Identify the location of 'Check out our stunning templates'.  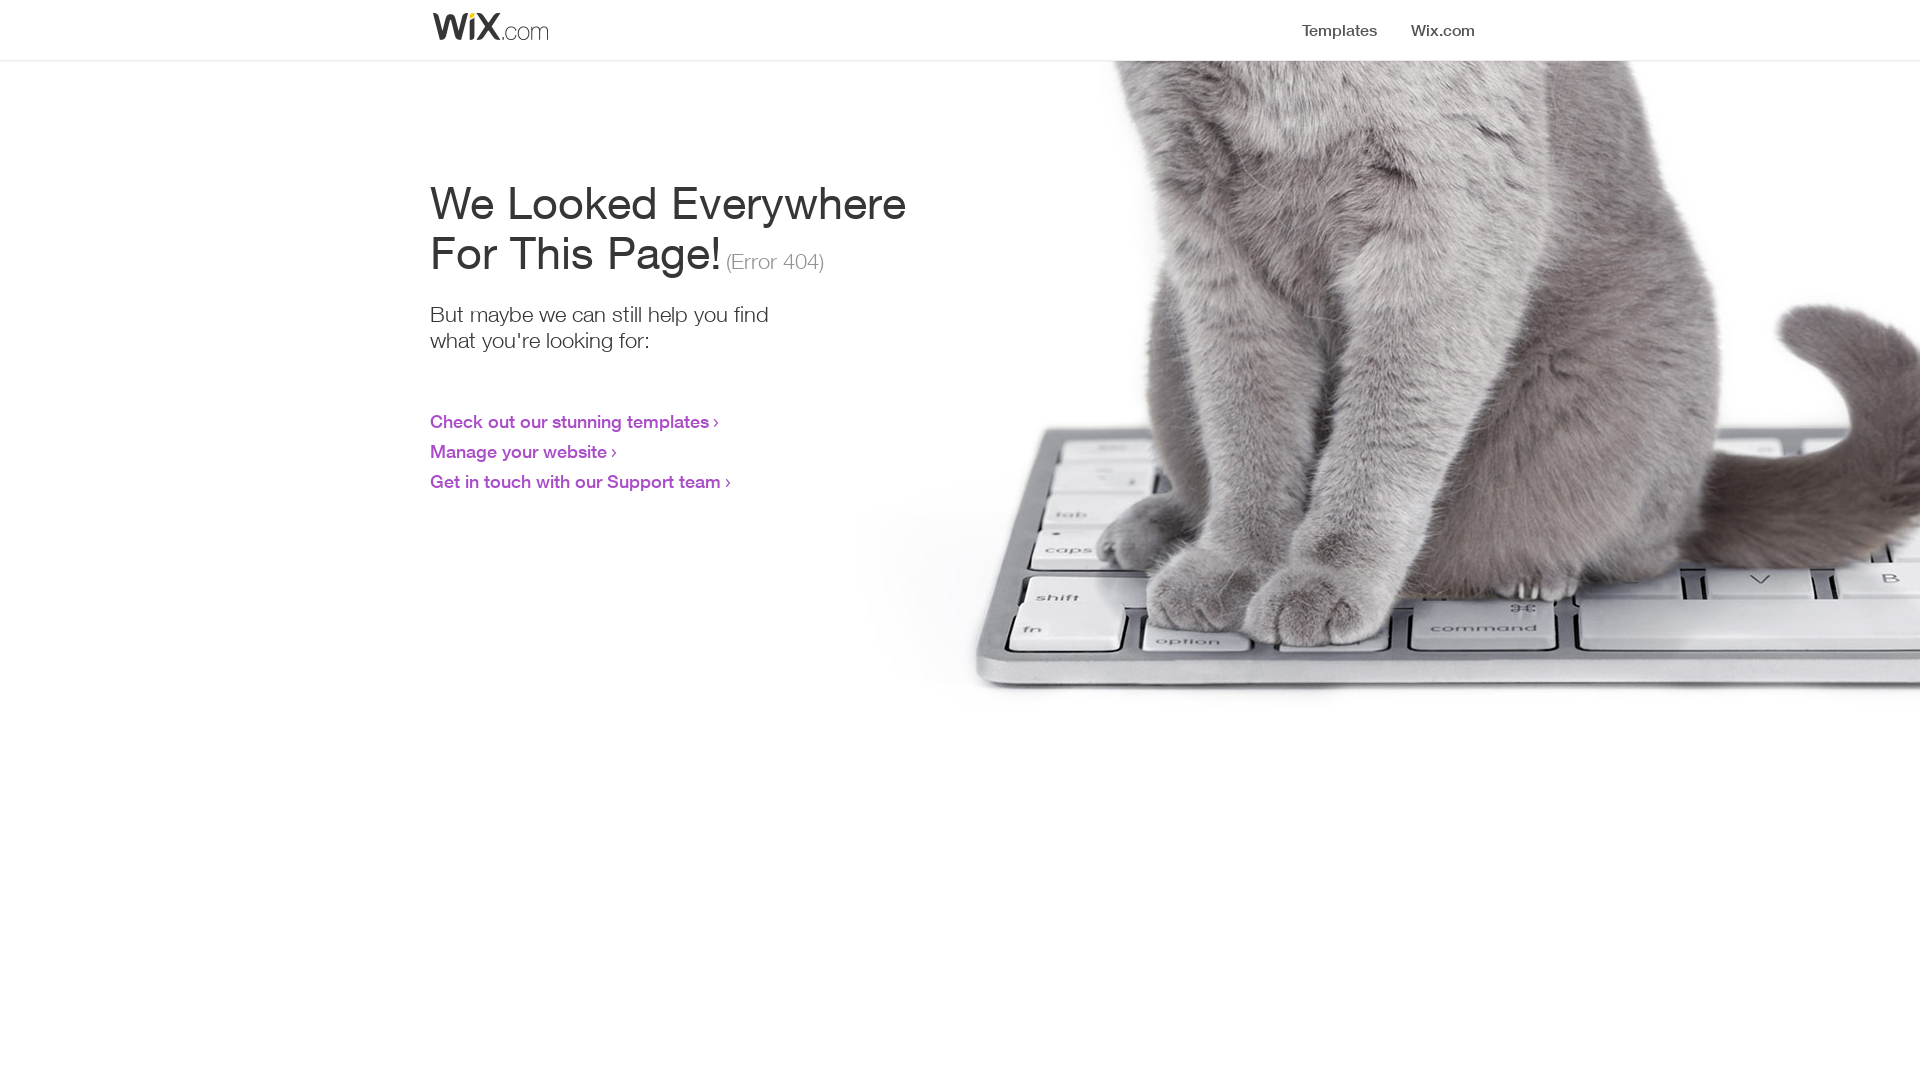
(568, 419).